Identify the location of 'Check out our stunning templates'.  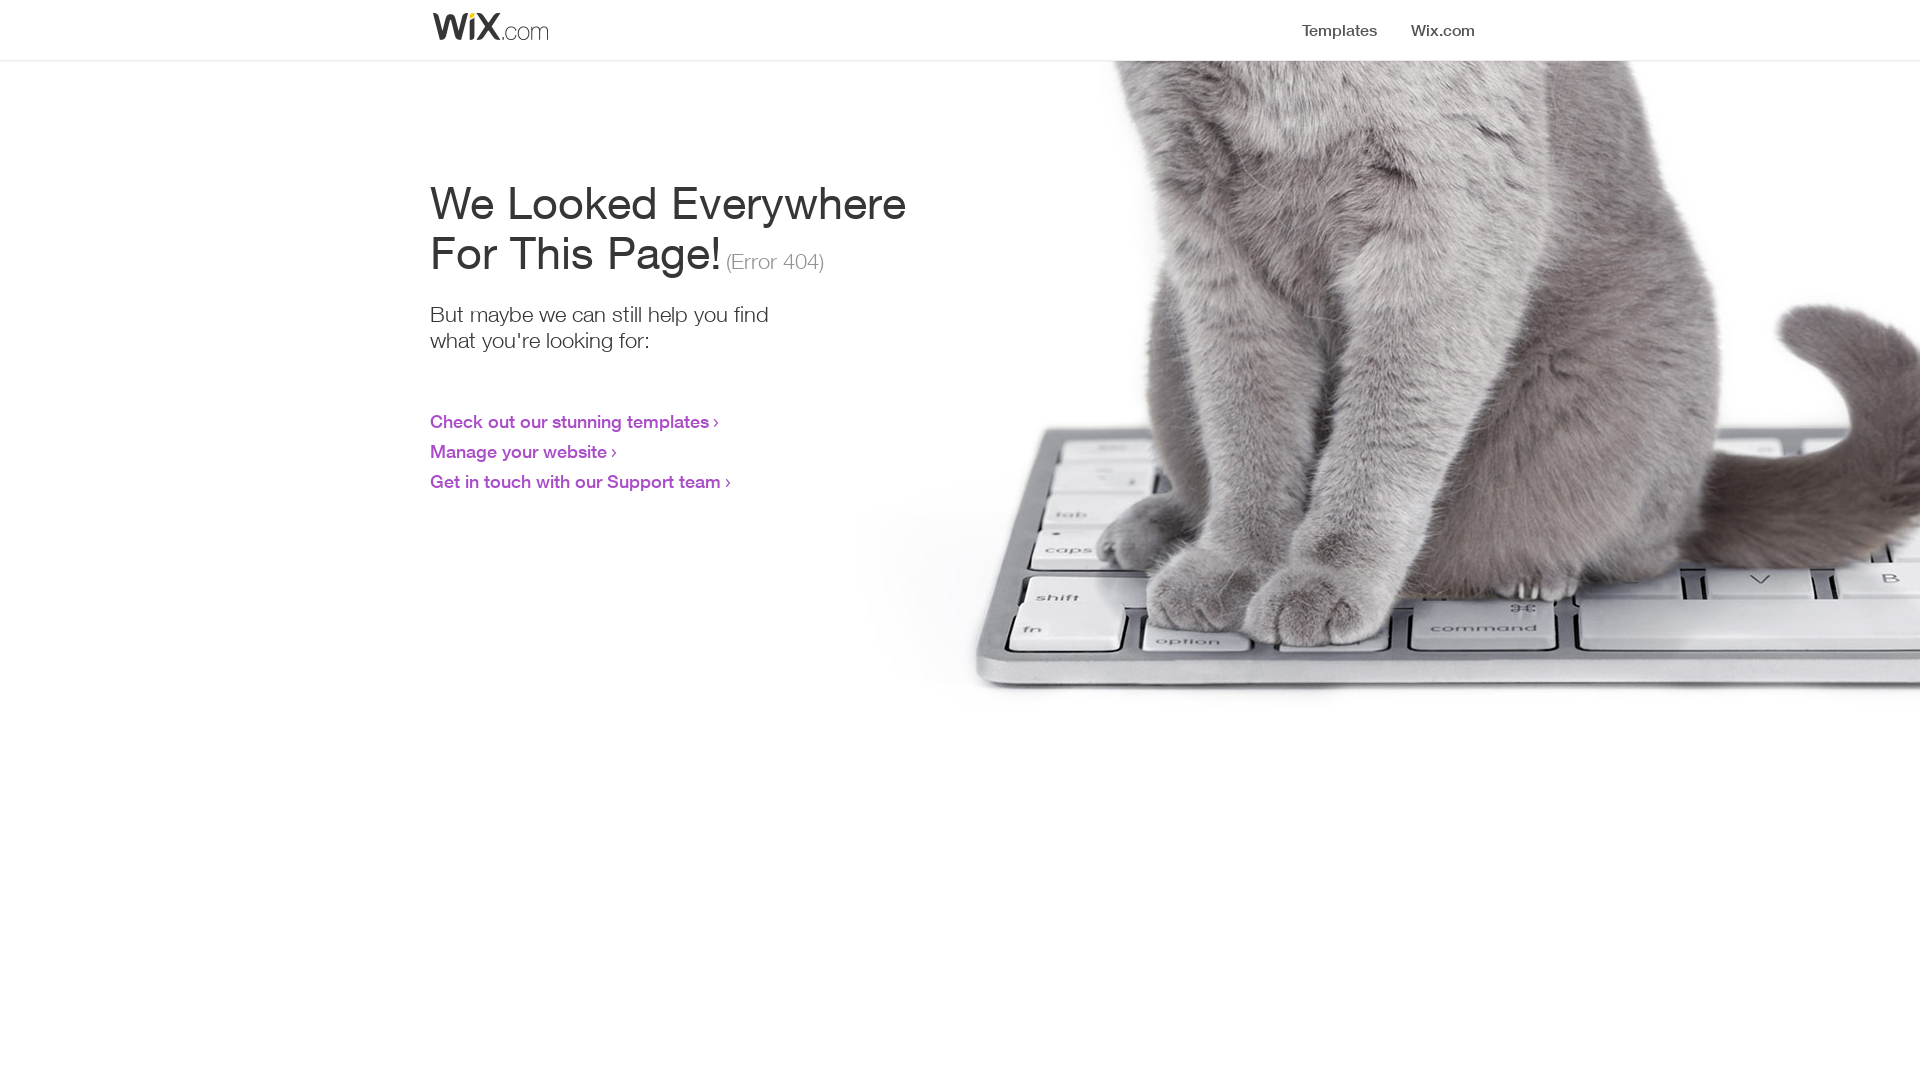
(568, 419).